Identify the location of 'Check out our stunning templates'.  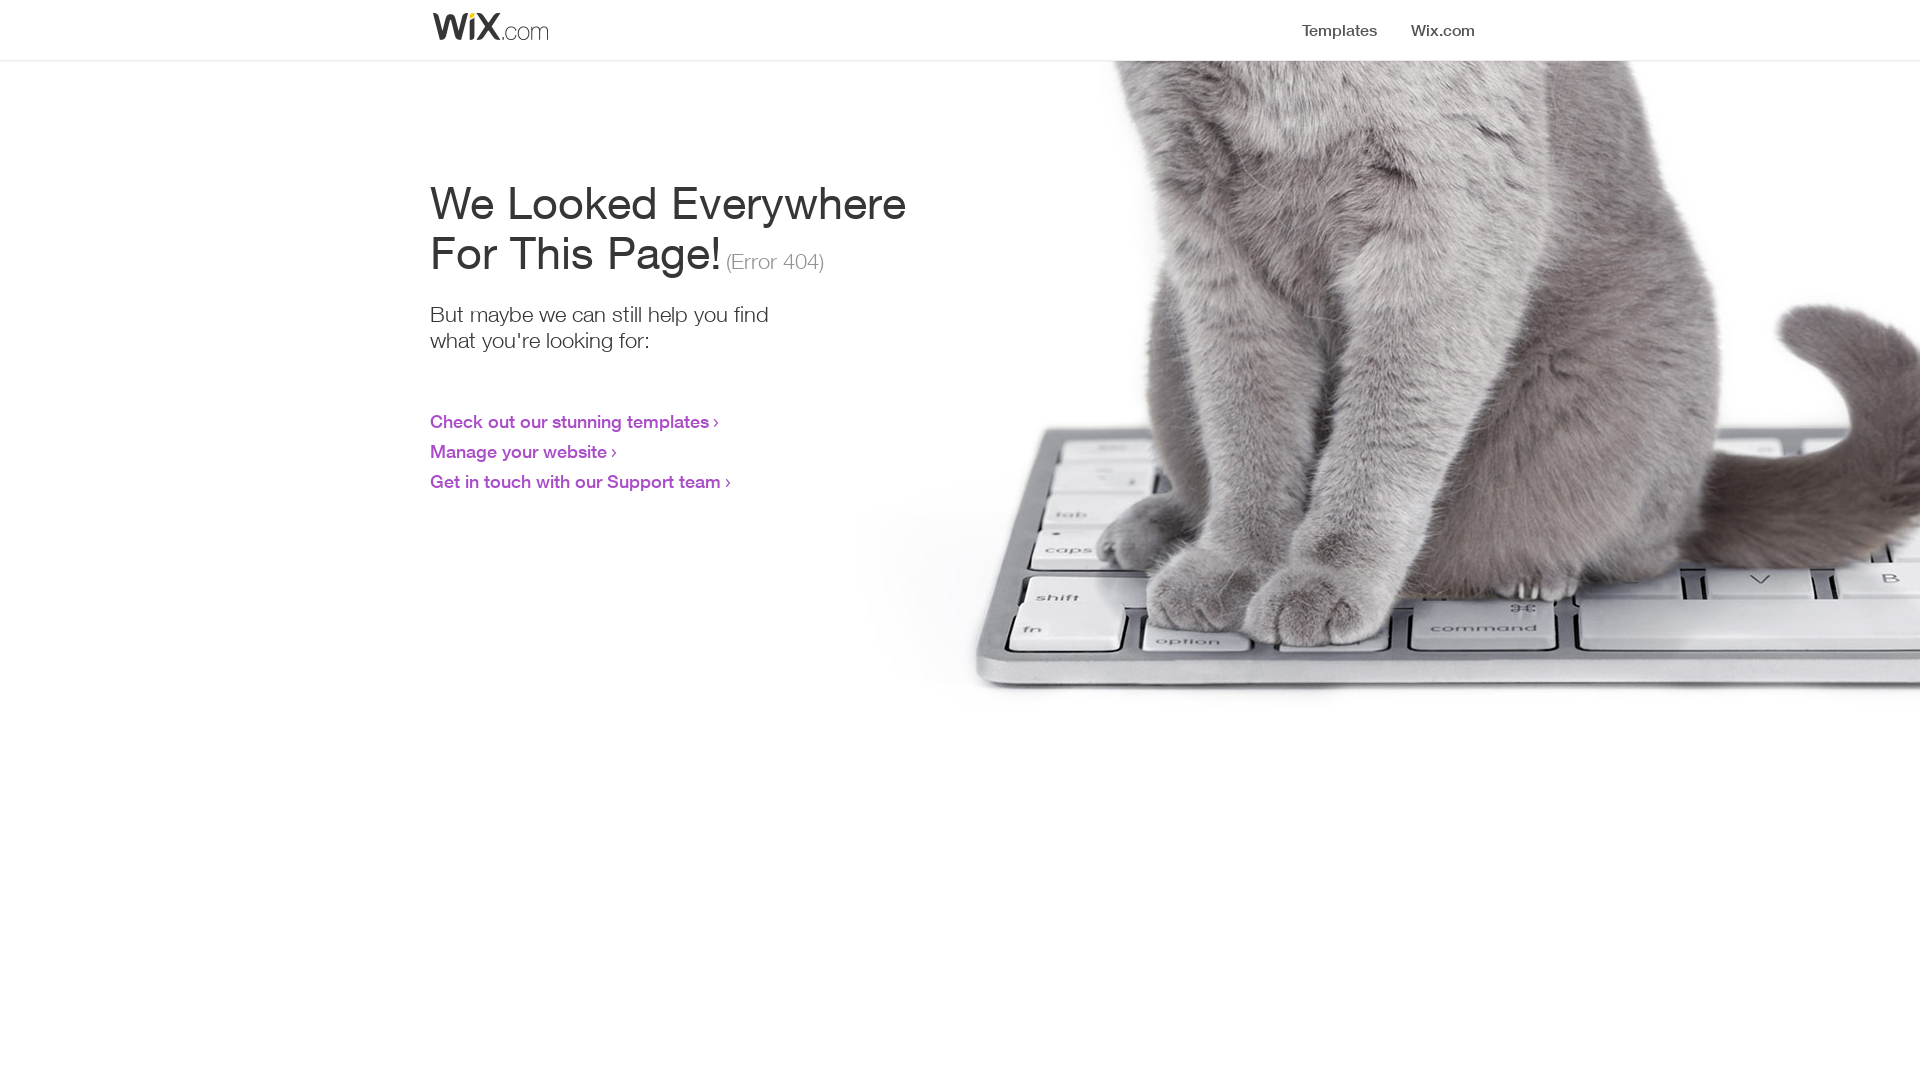
(568, 419).